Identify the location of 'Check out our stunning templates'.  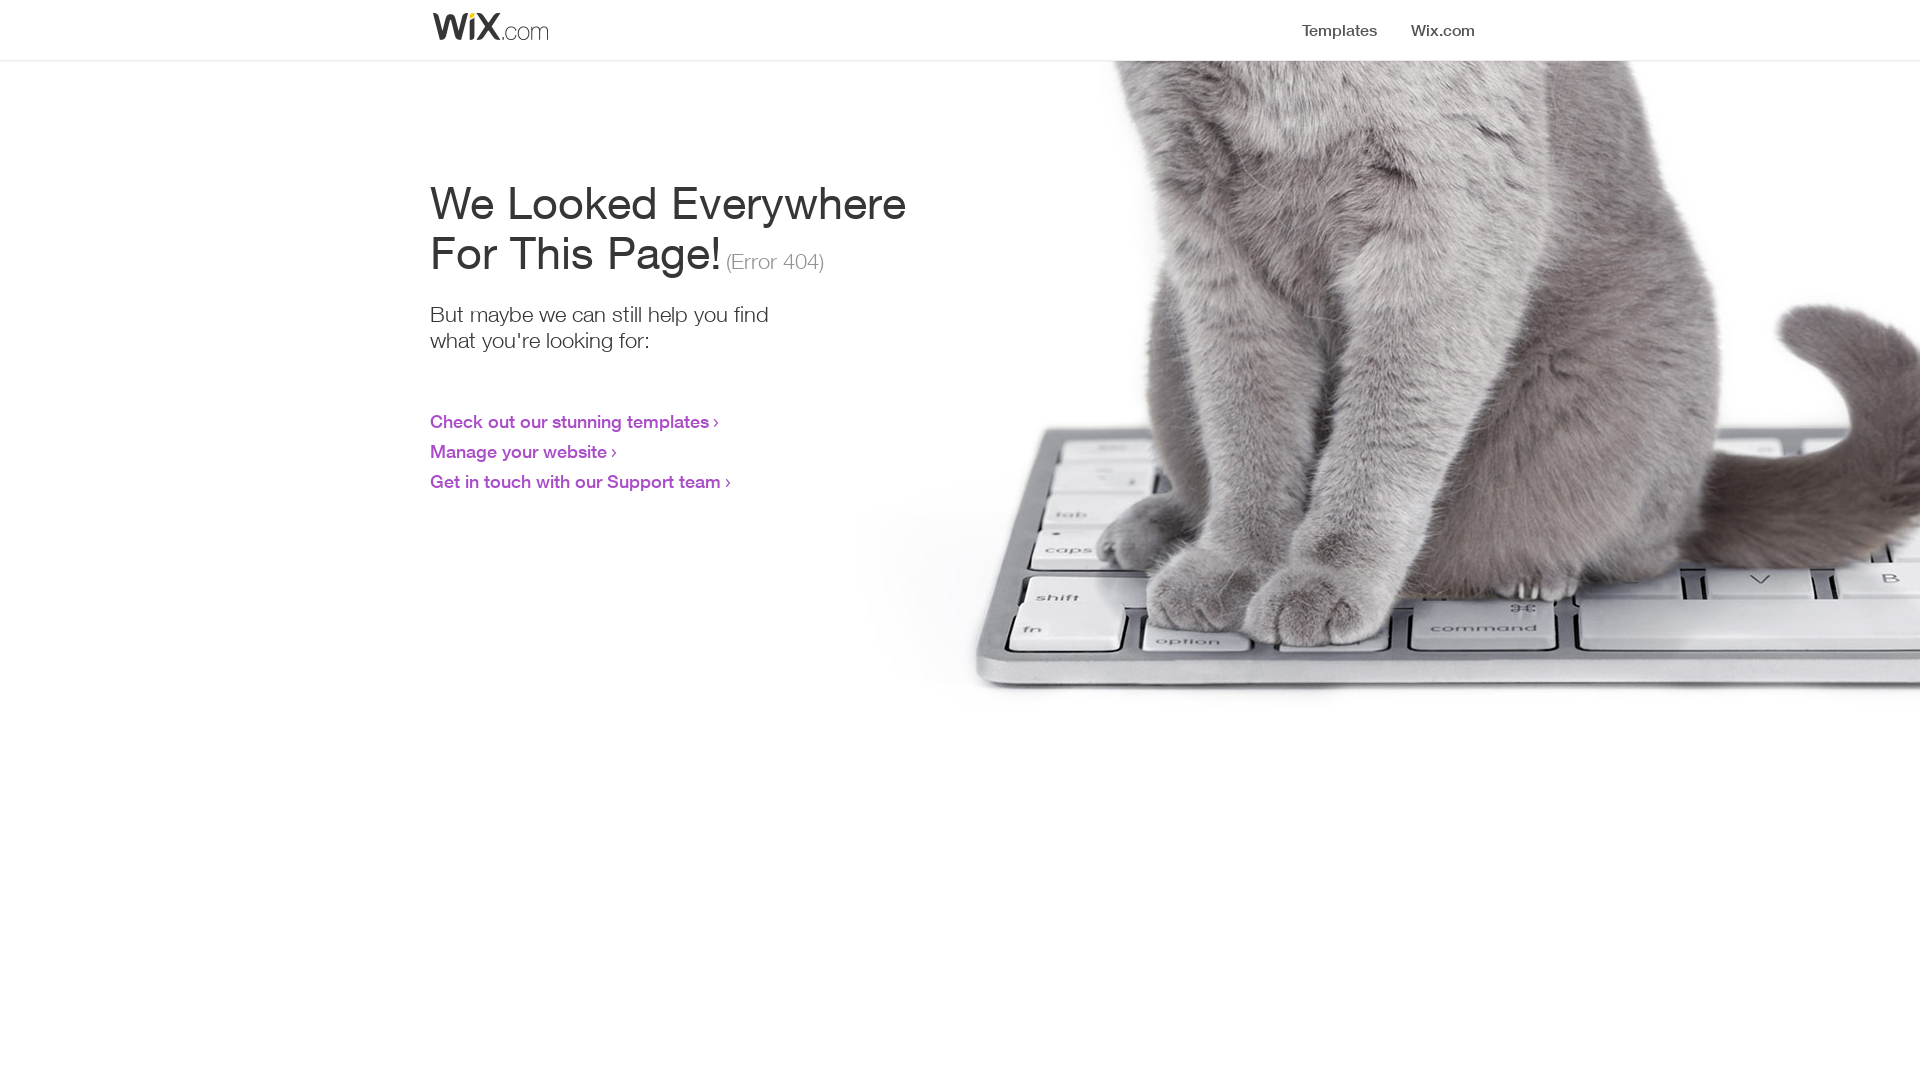
(568, 419).